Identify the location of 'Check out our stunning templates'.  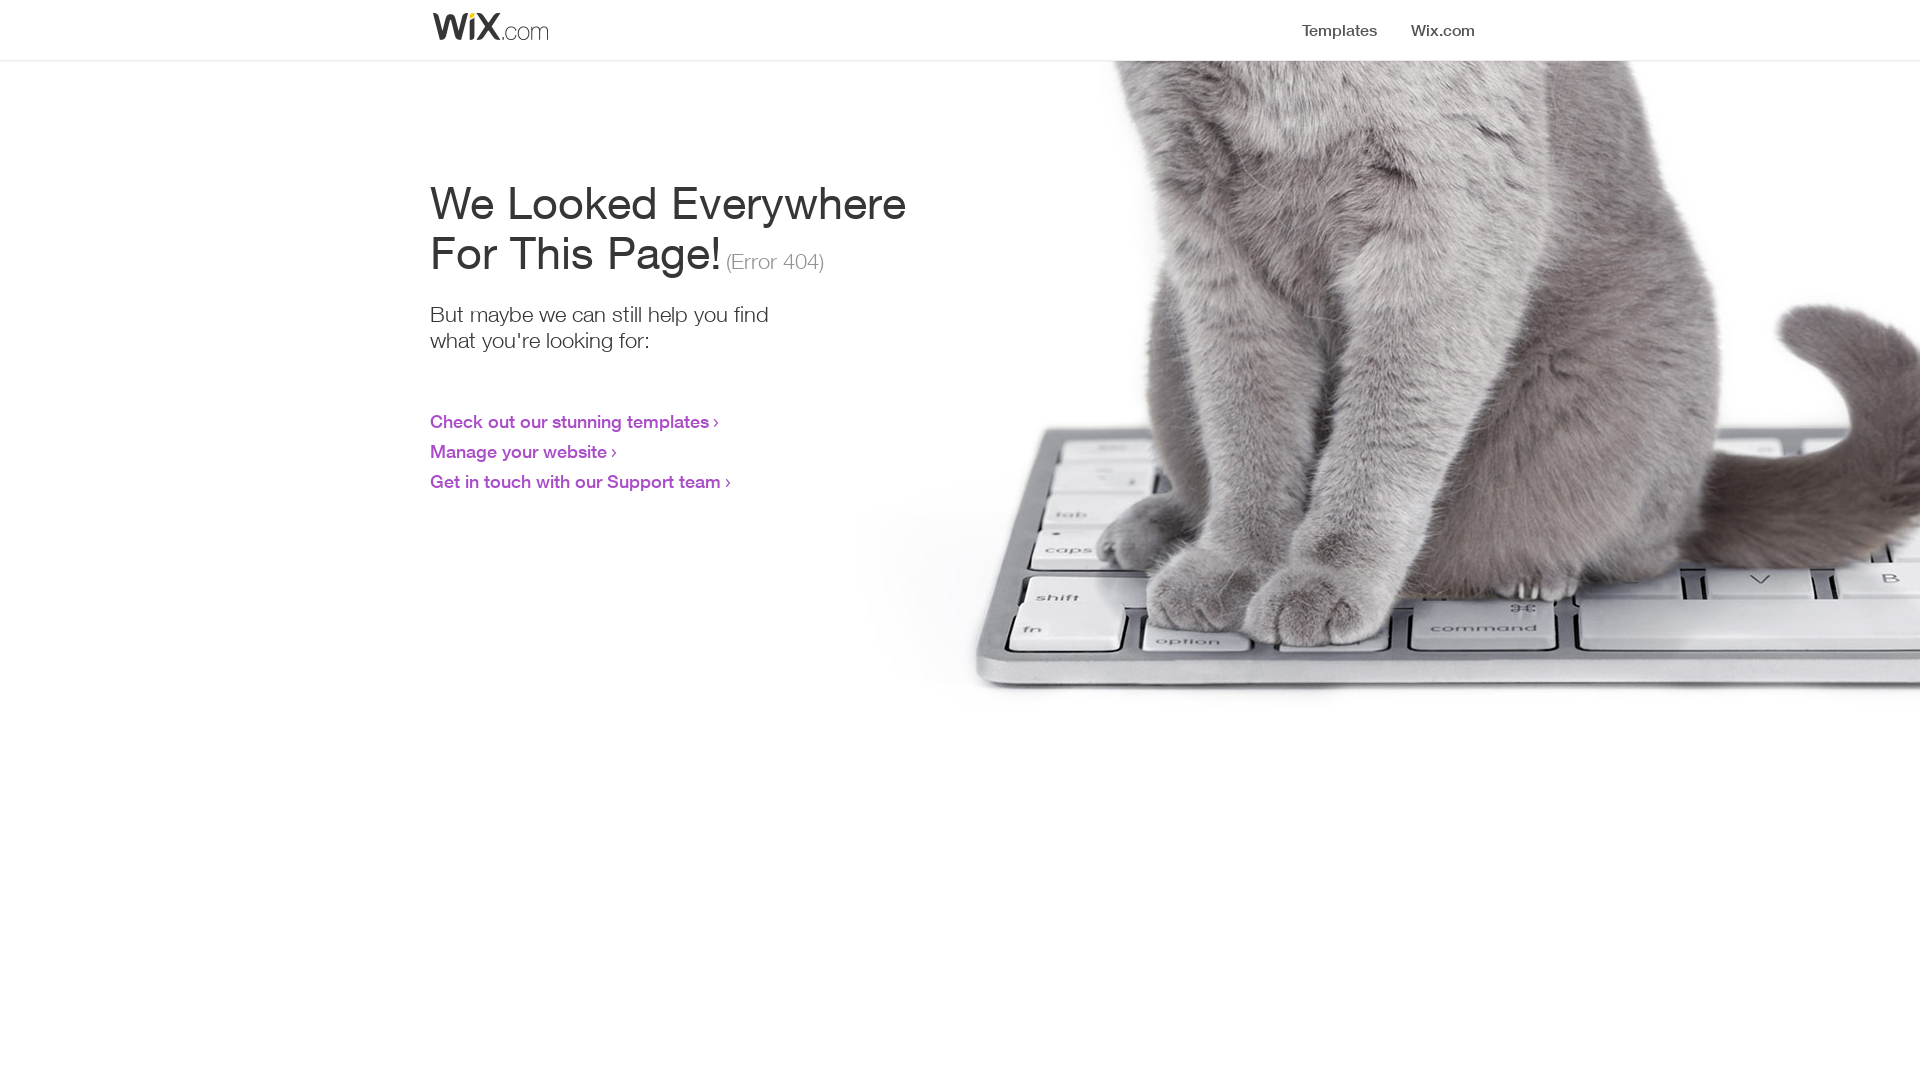
(568, 419).